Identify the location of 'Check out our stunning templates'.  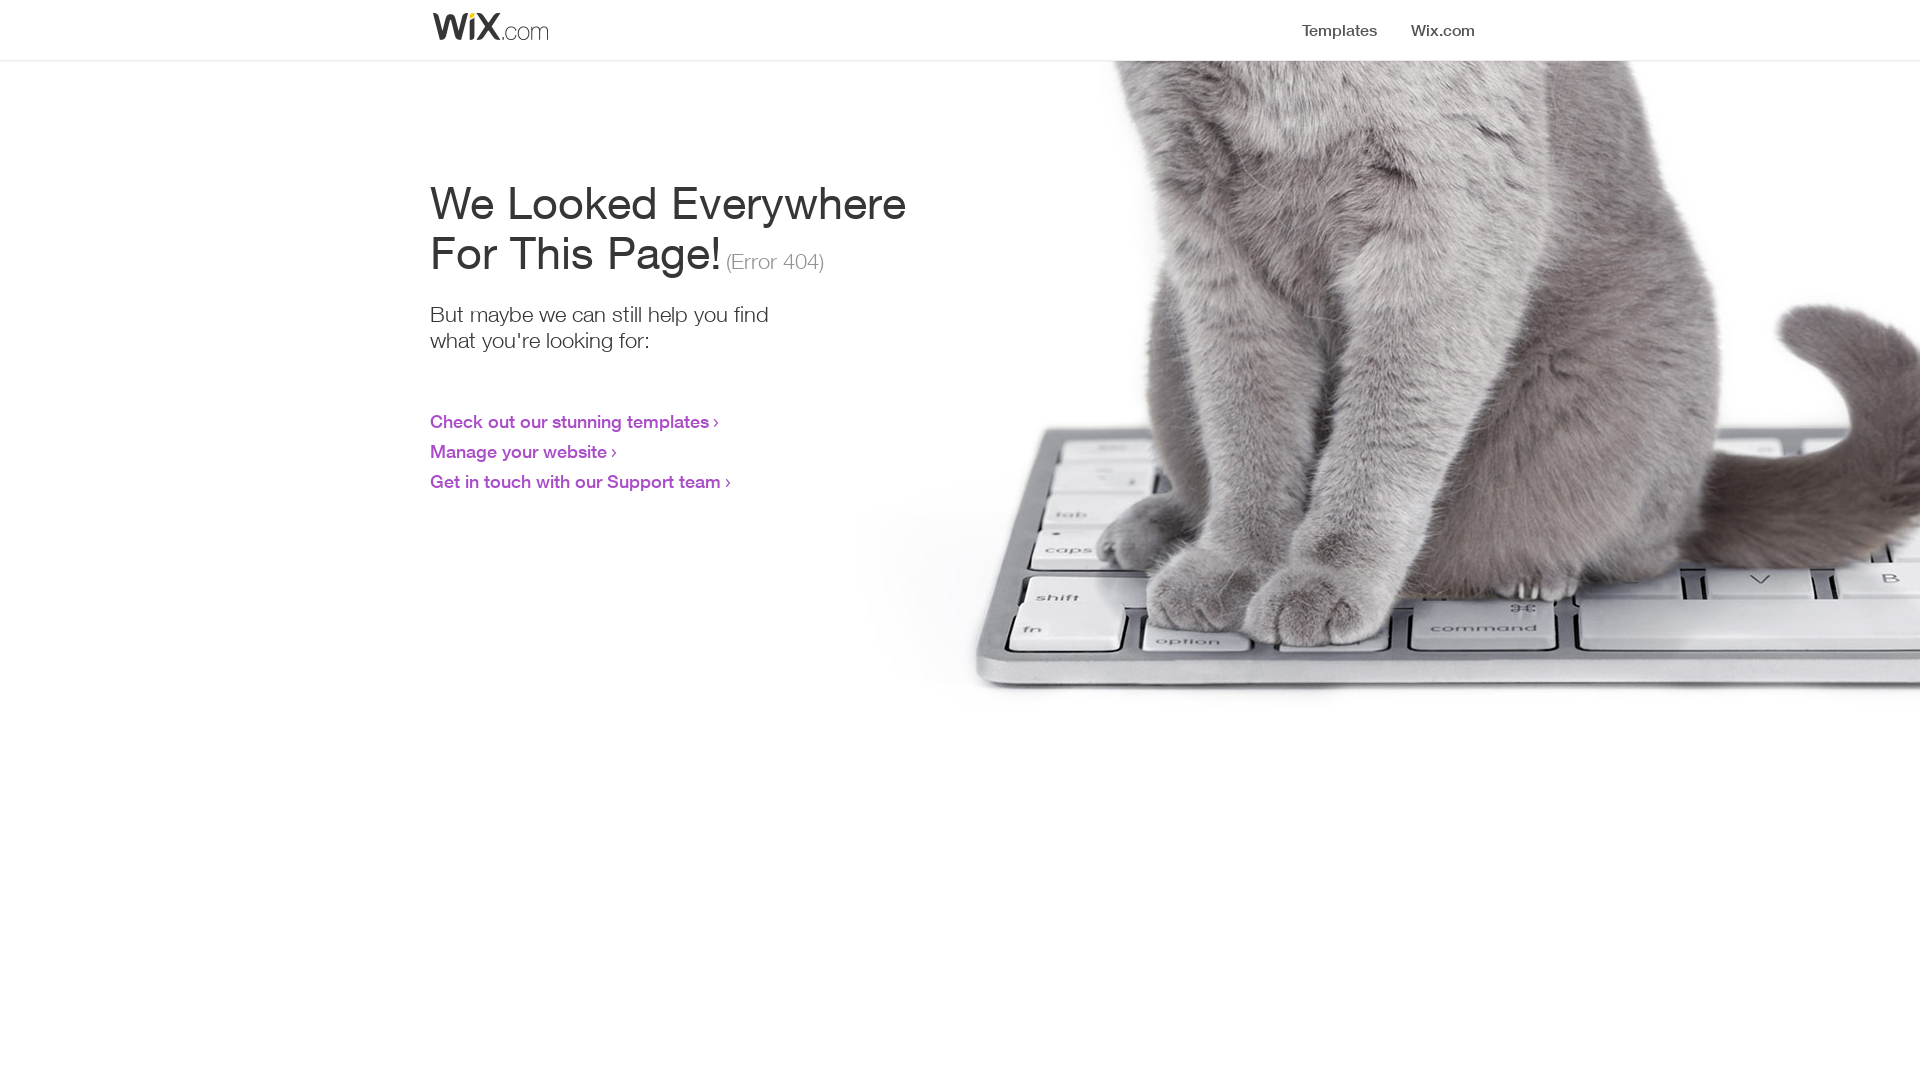
(568, 419).